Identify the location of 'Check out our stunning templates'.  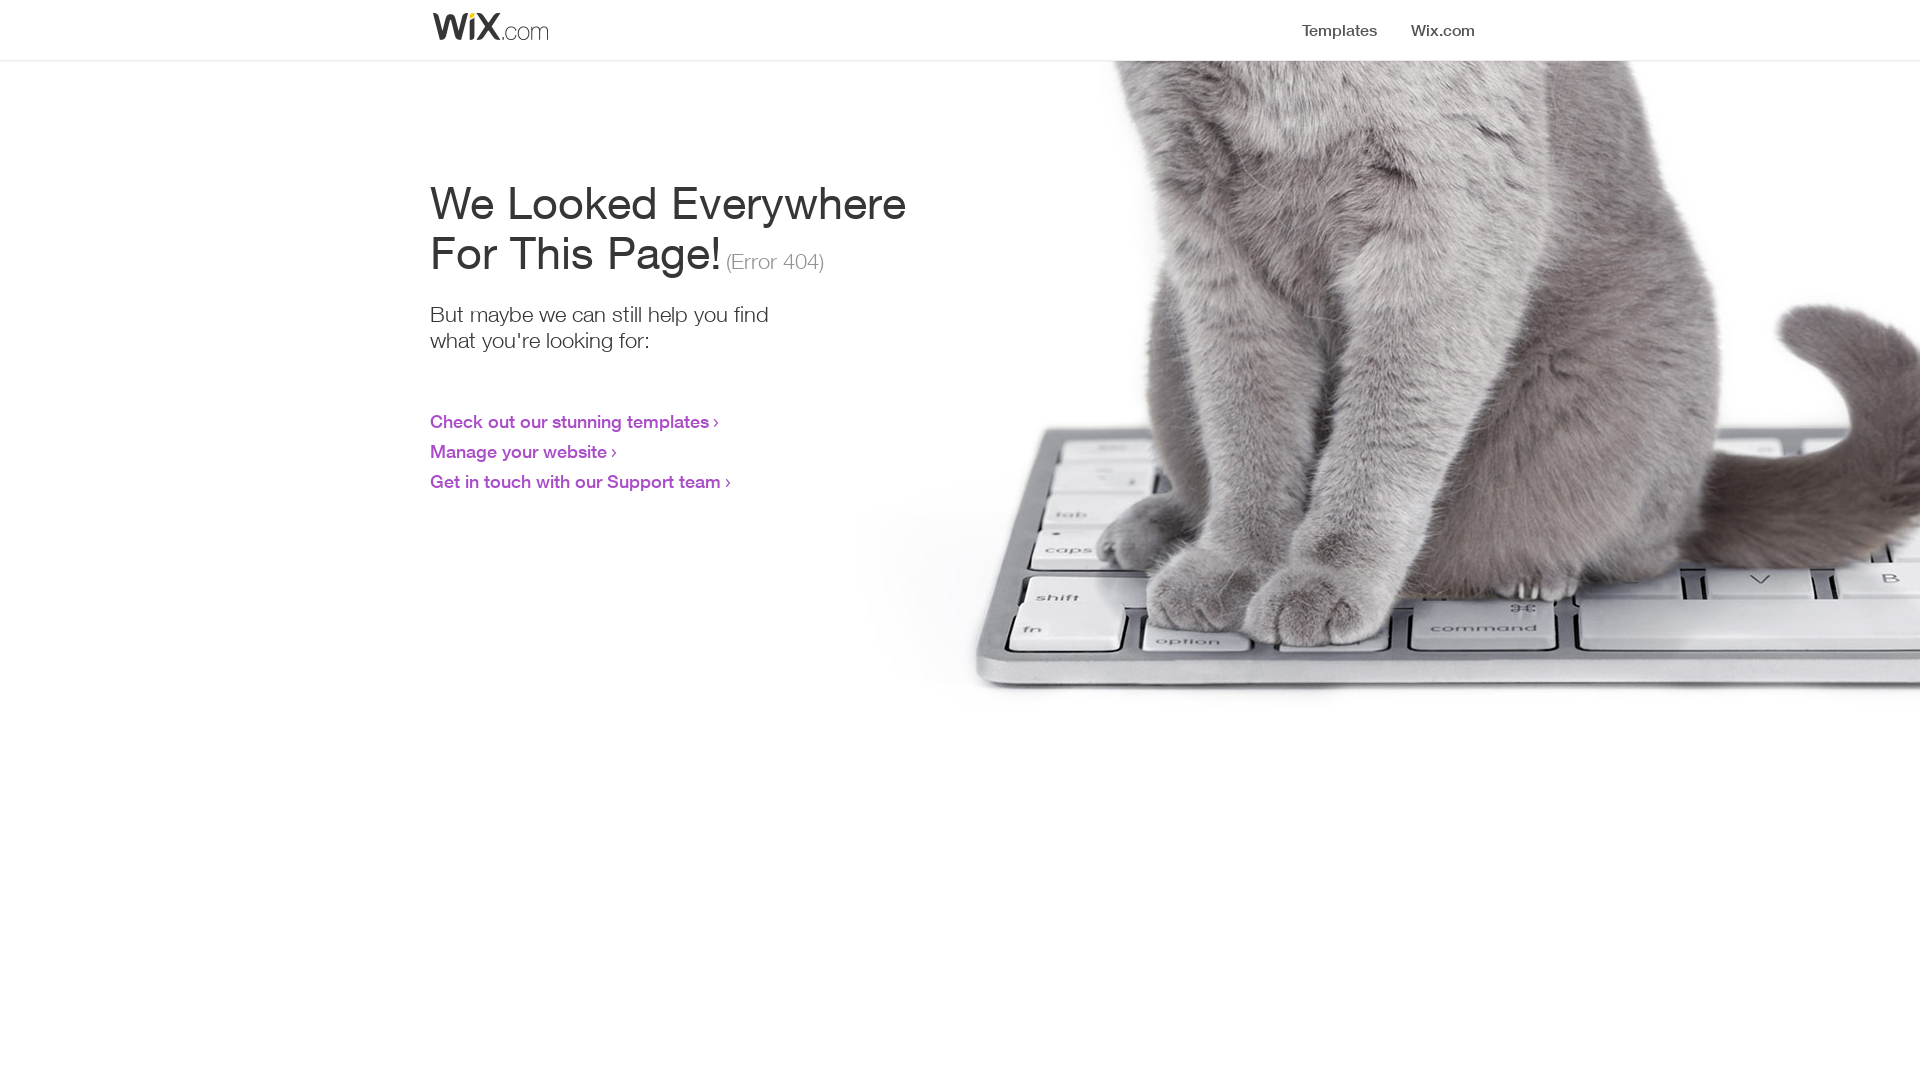
(568, 419).